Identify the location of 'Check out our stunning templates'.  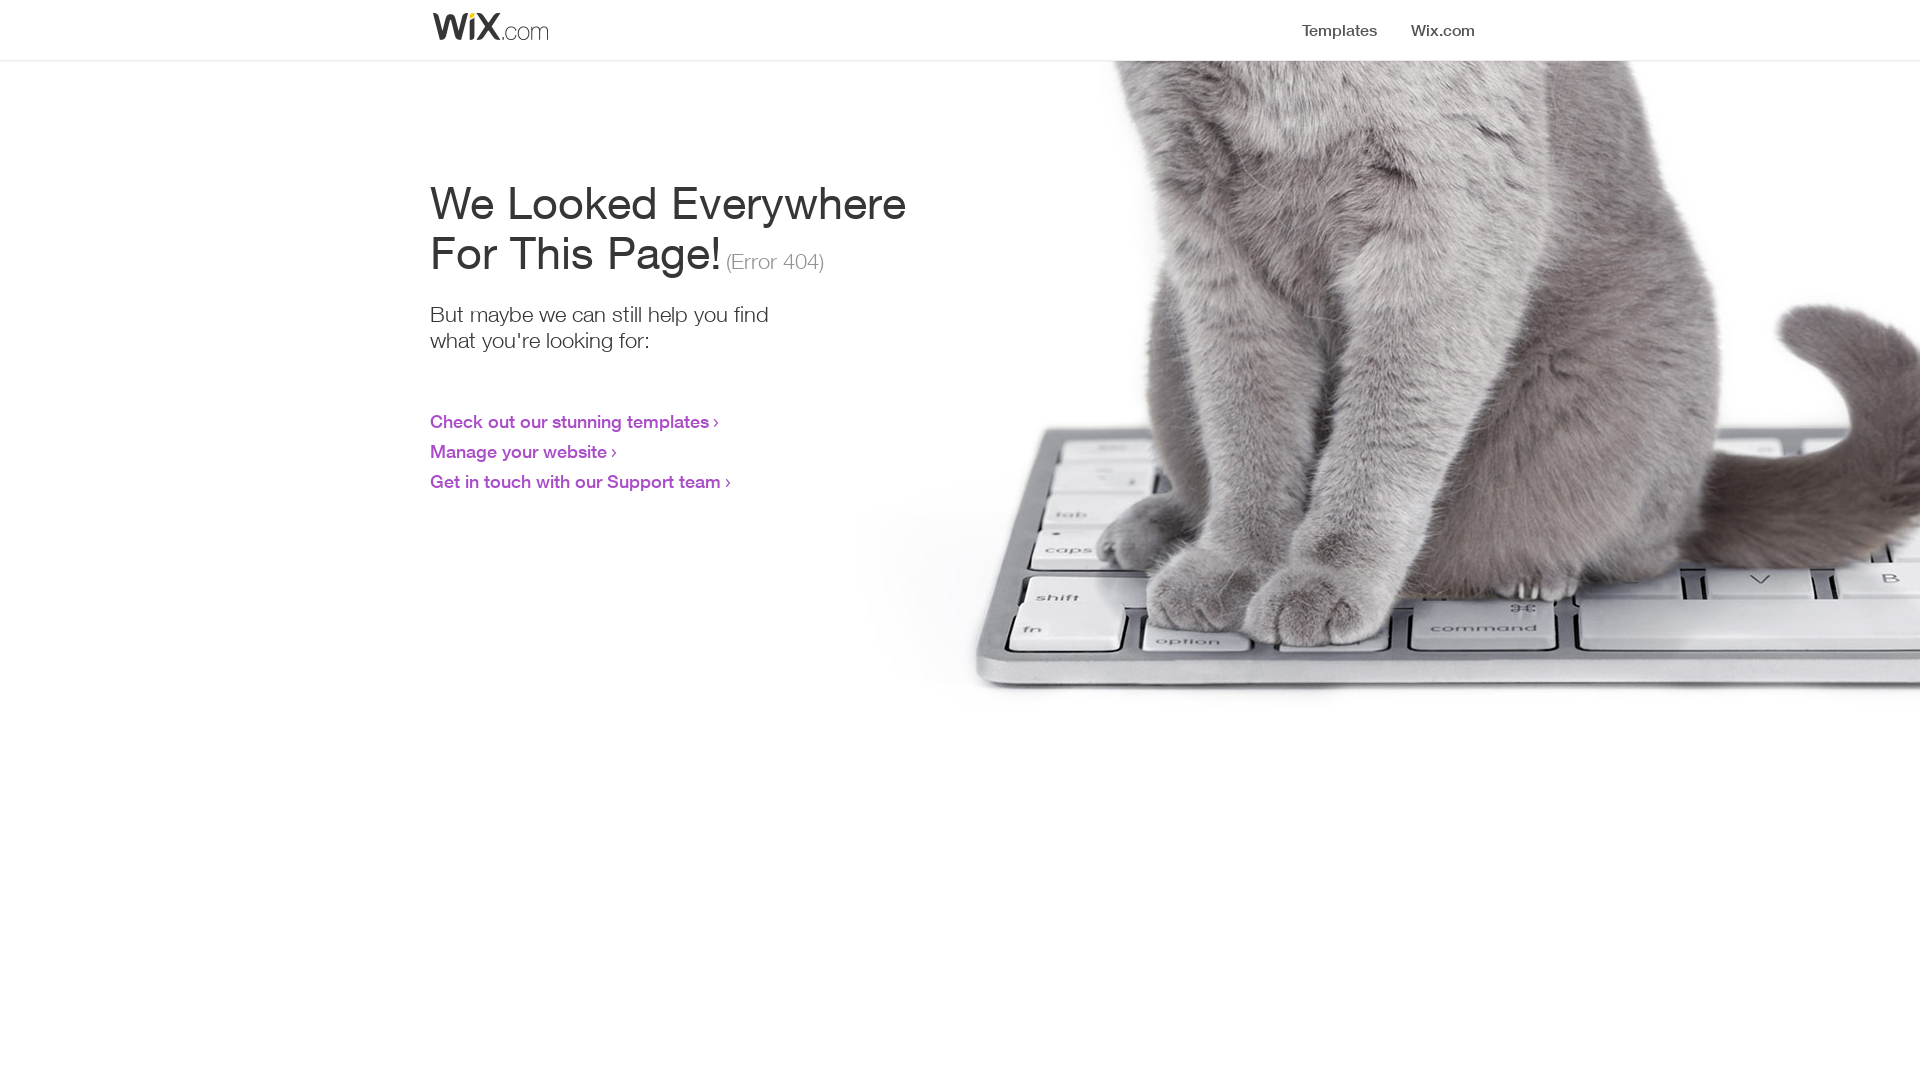
(568, 419).